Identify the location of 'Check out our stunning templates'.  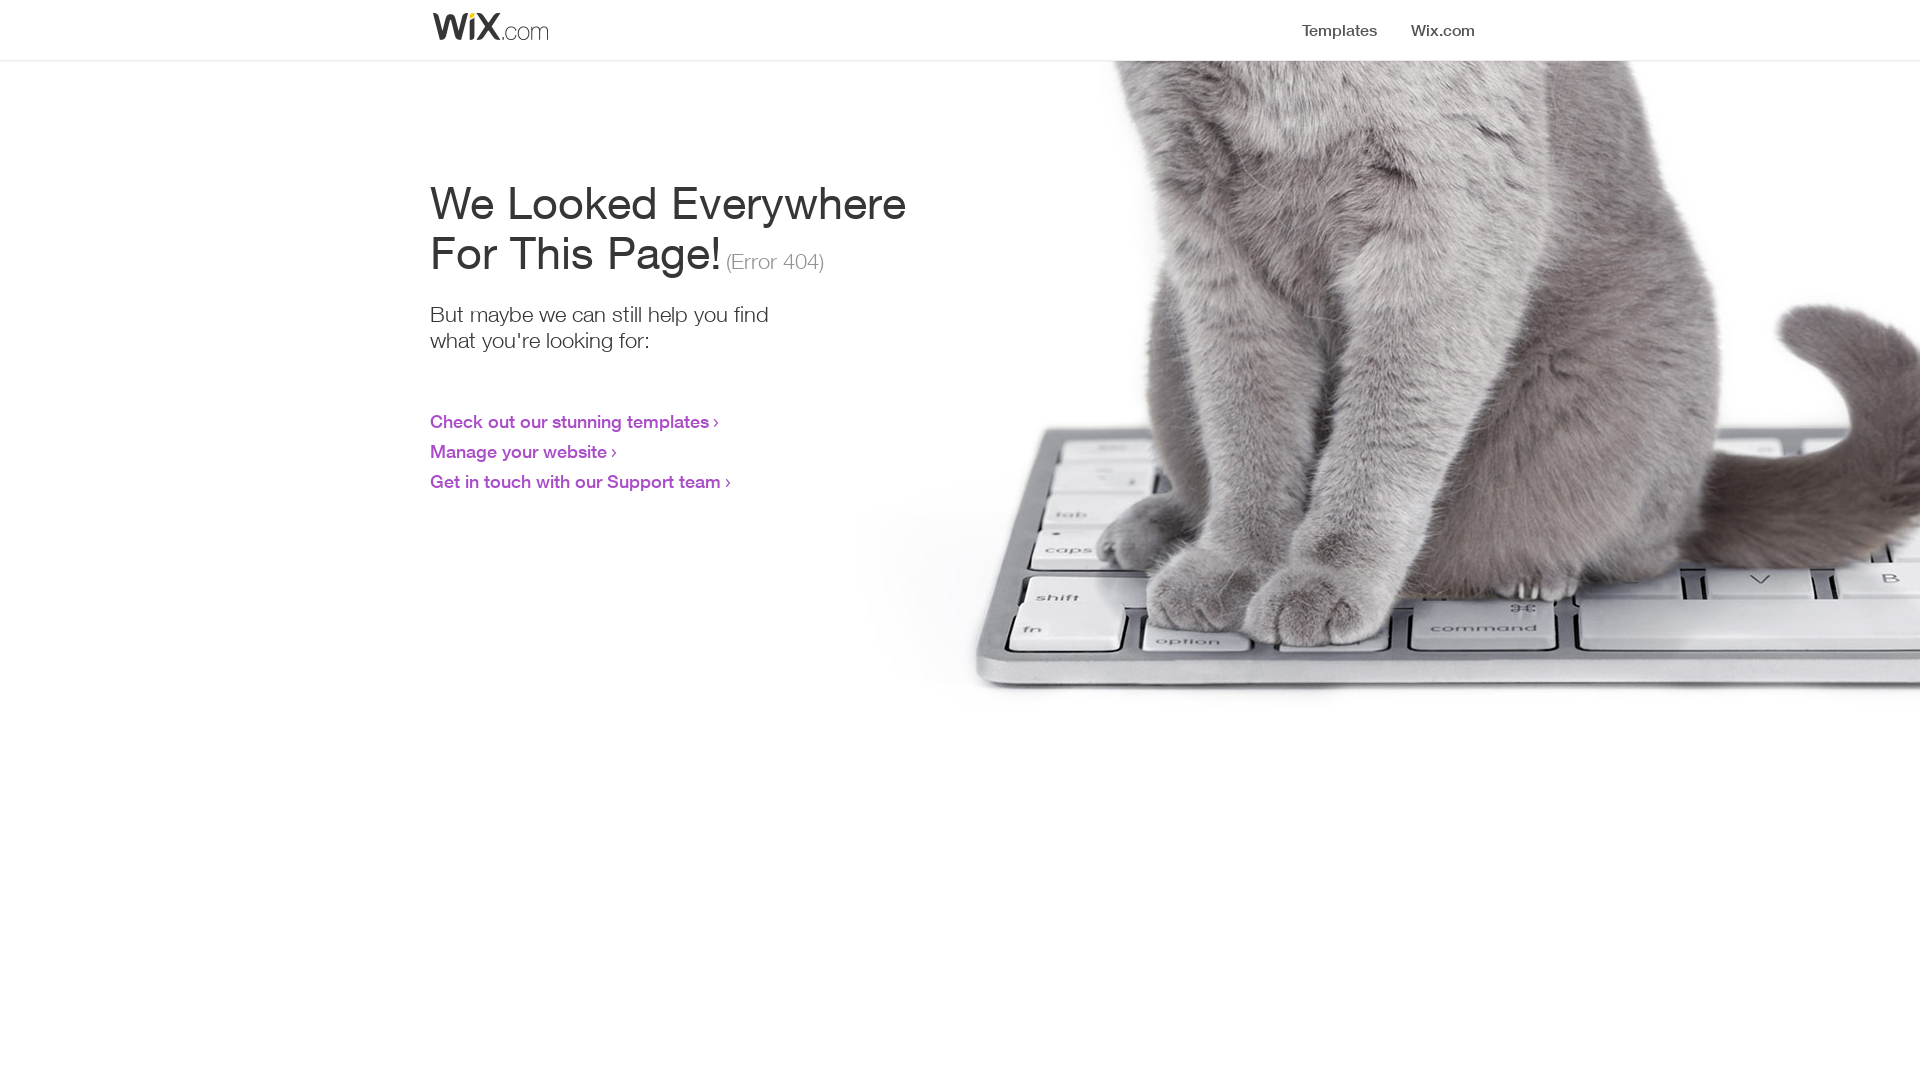
(568, 419).